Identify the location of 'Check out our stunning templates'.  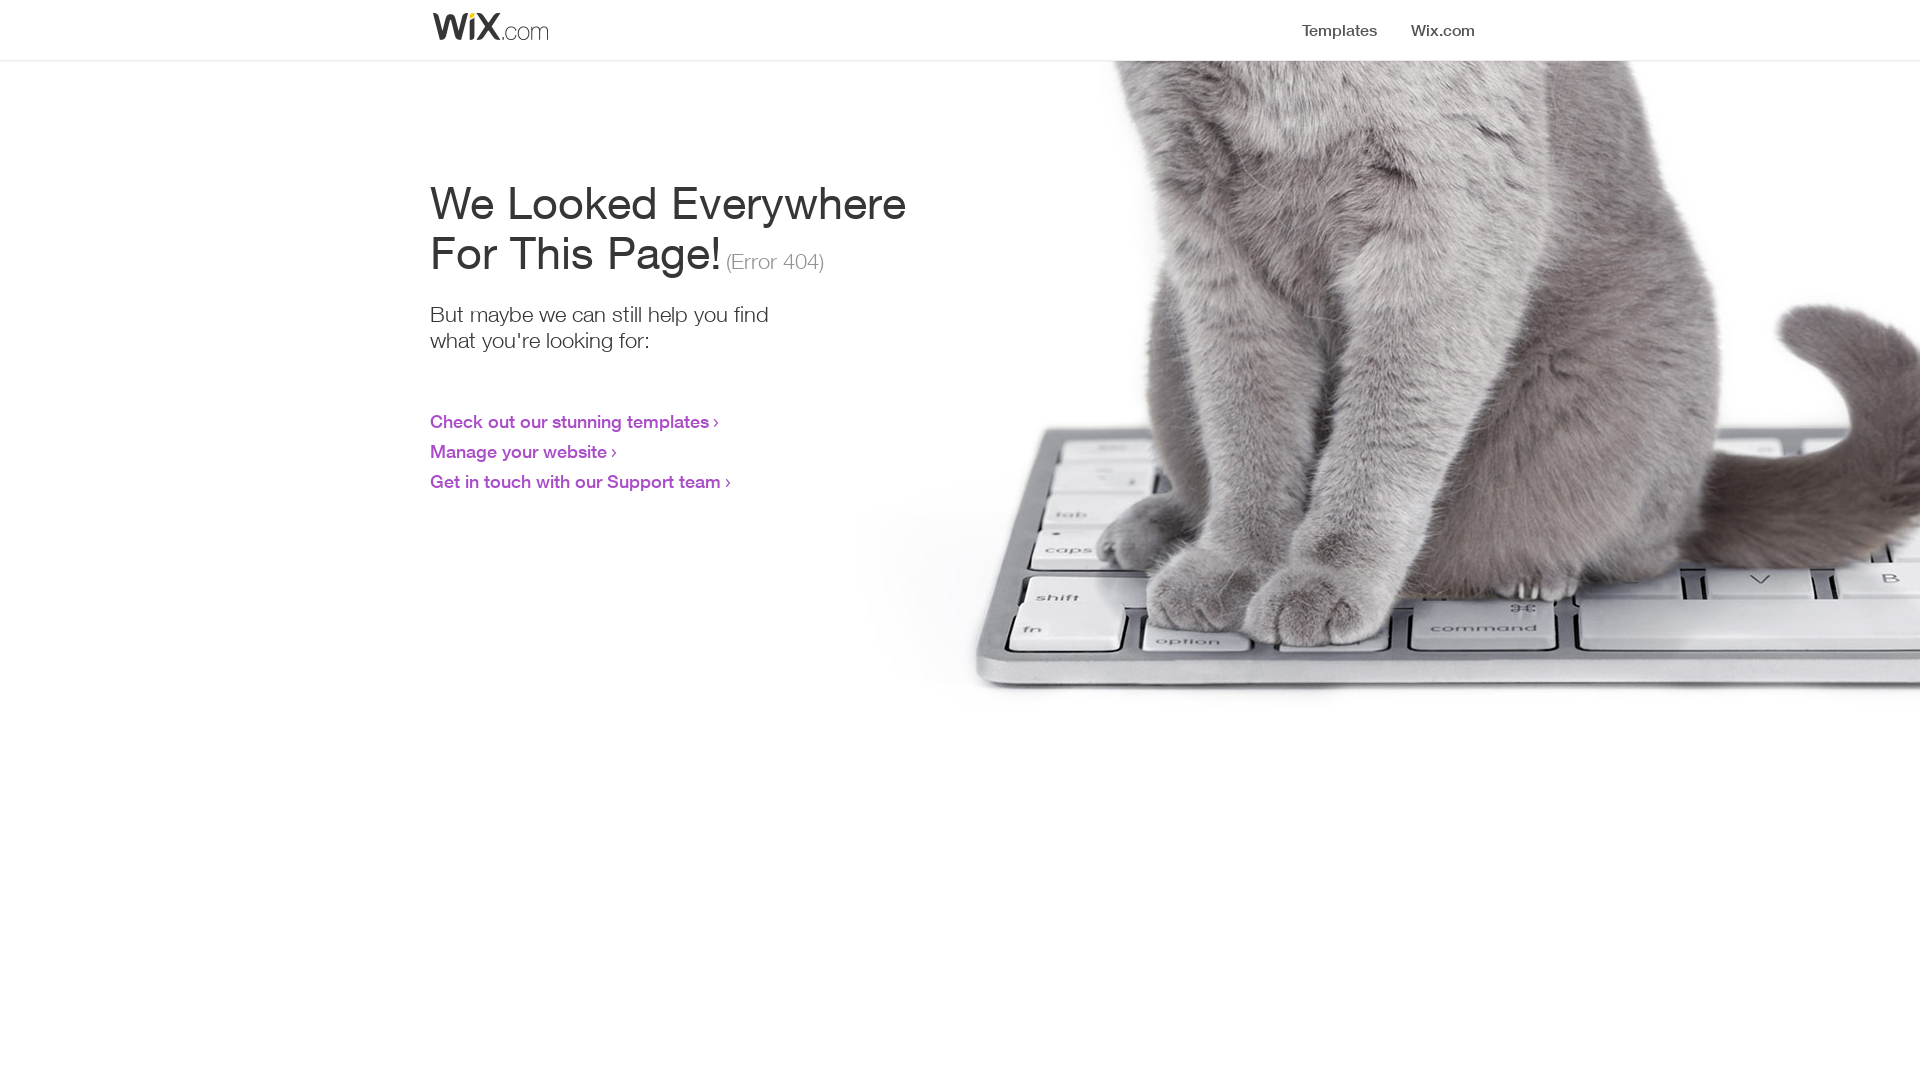
(568, 419).